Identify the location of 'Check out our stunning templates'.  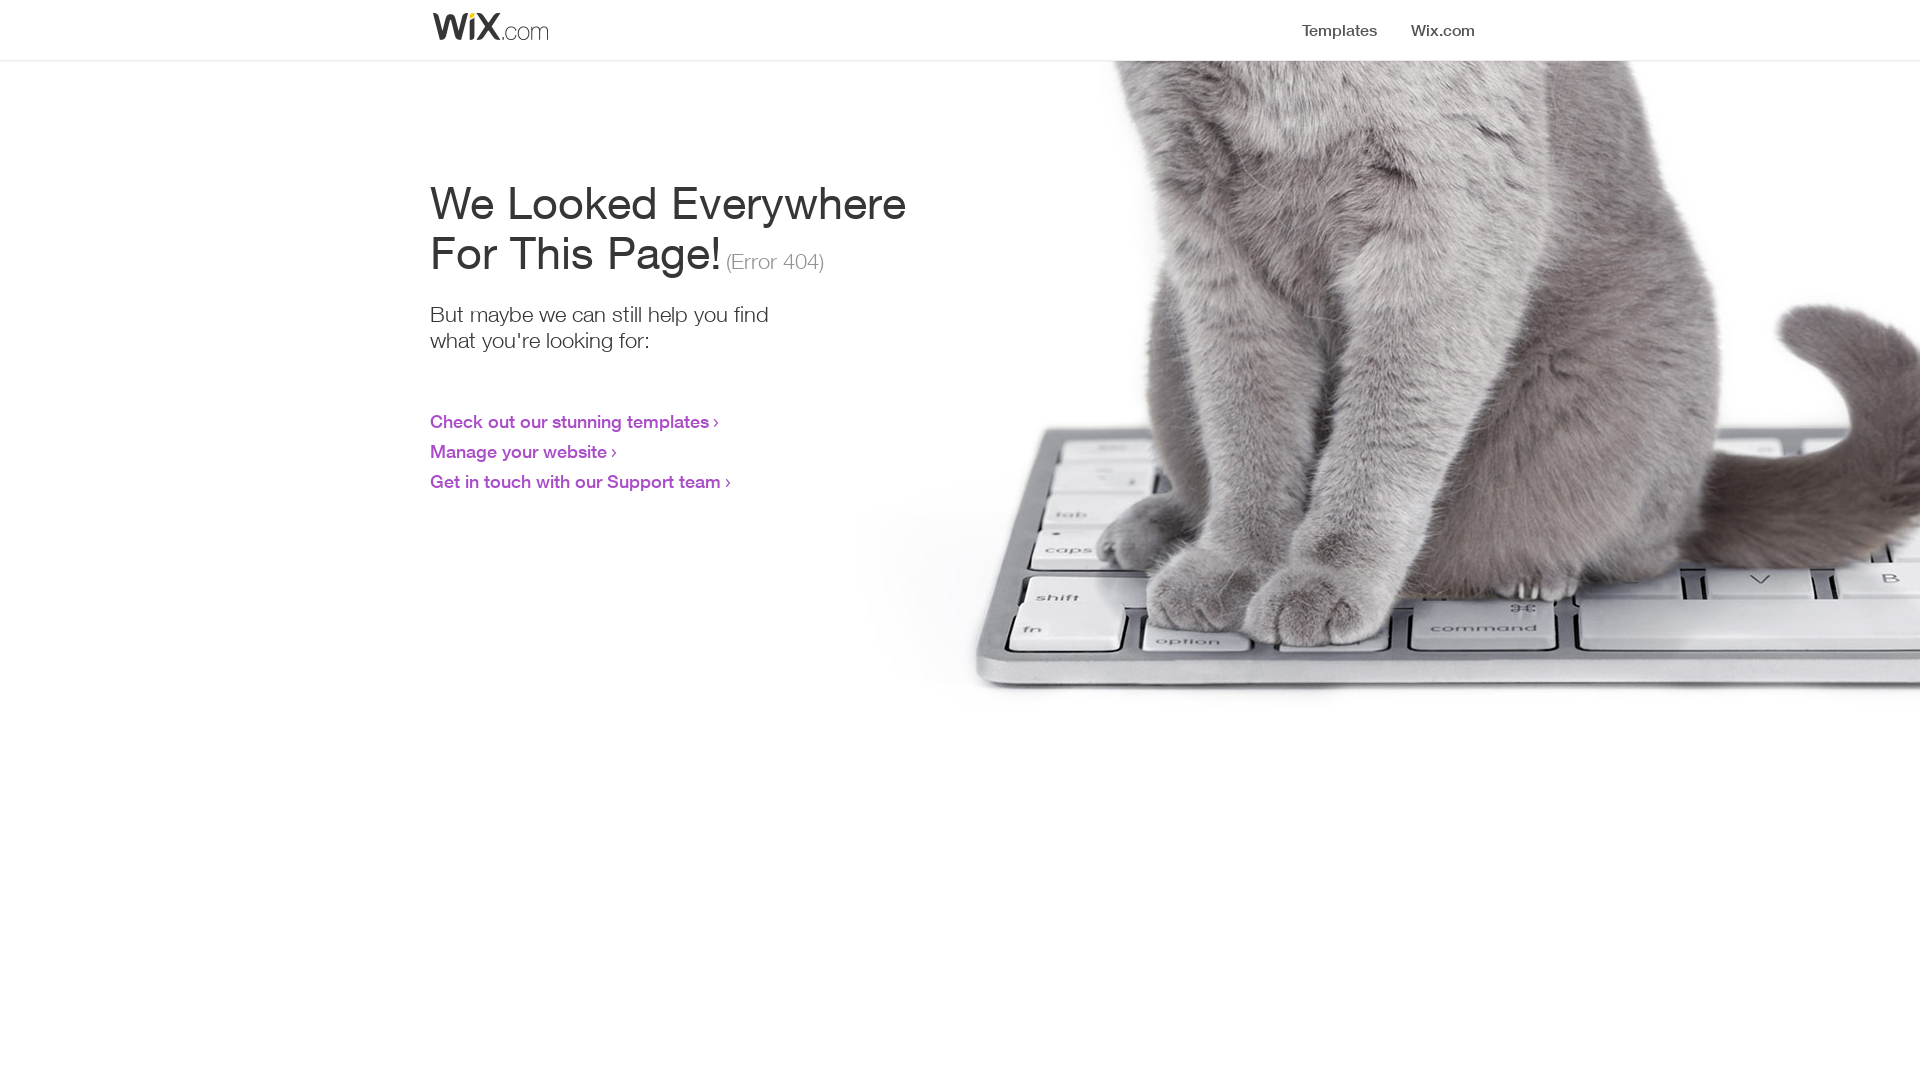
(568, 419).